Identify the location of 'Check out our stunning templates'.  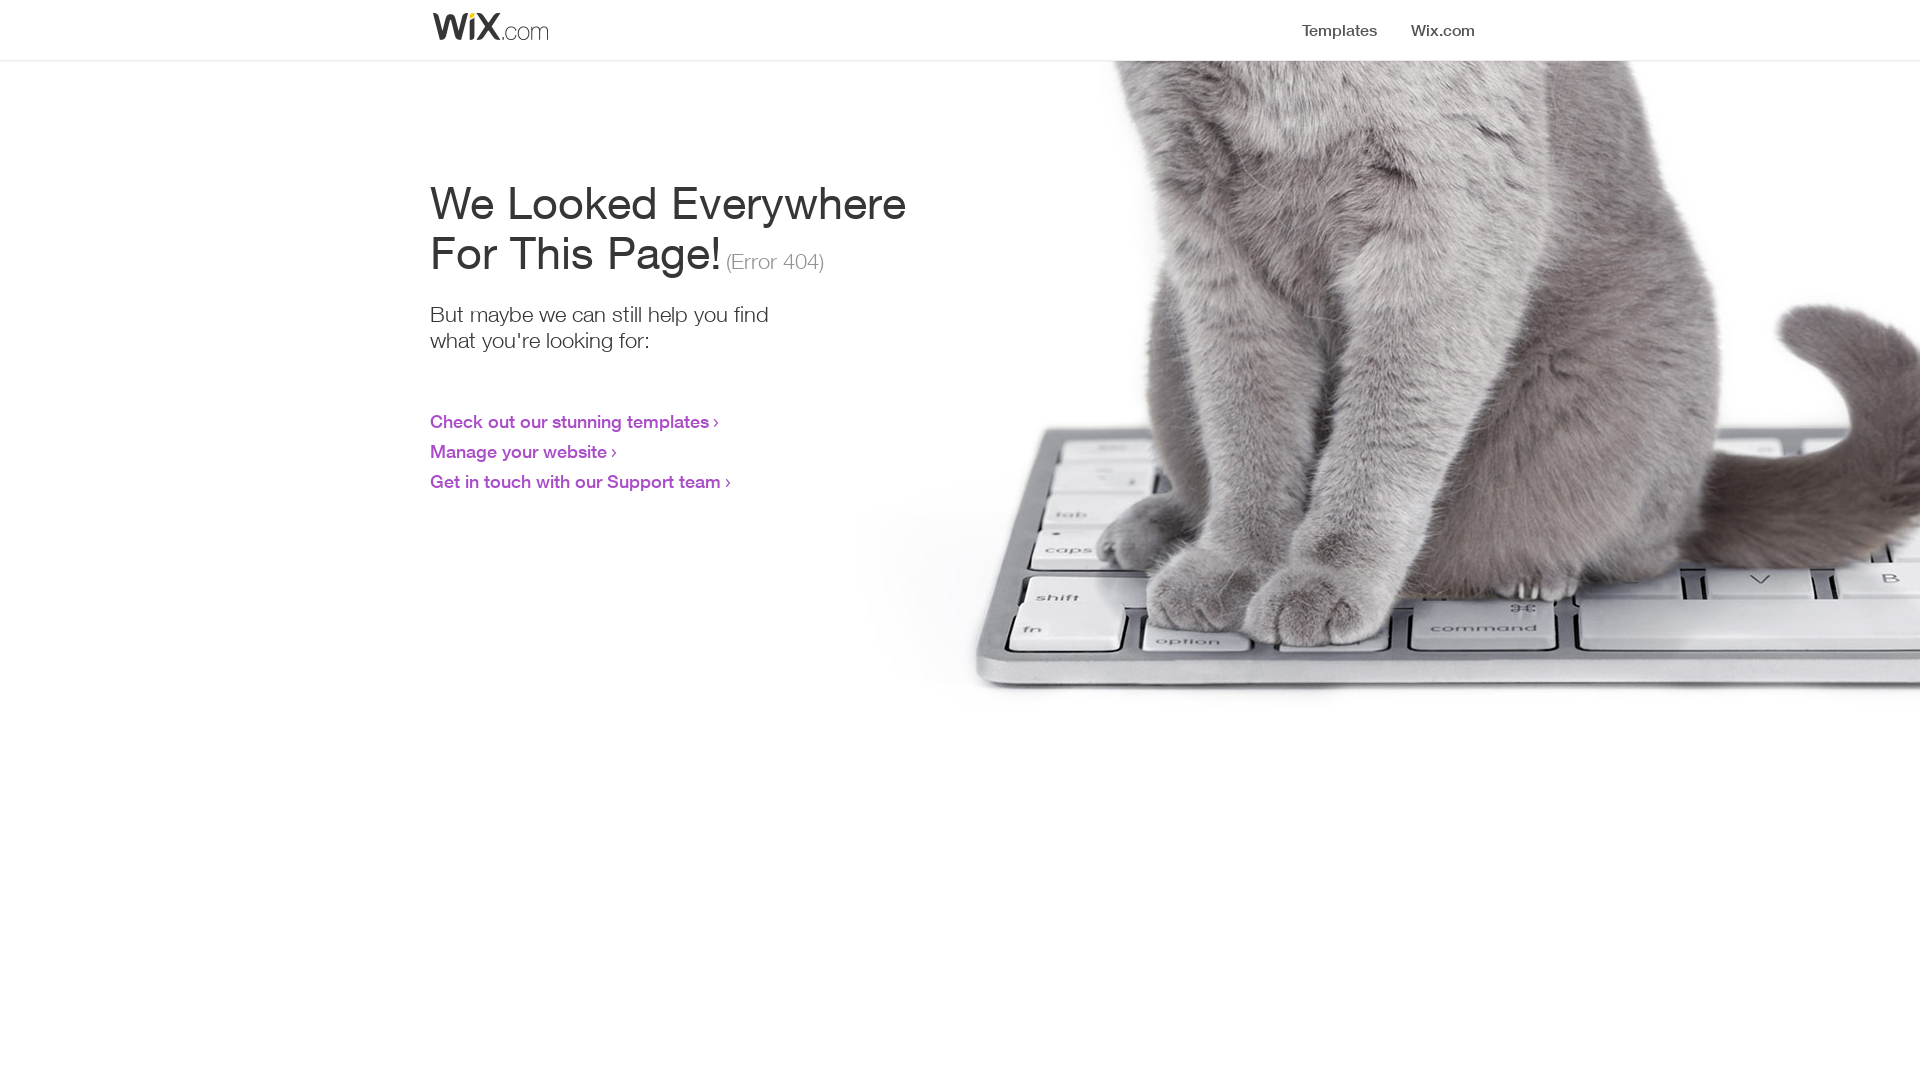
(568, 419).